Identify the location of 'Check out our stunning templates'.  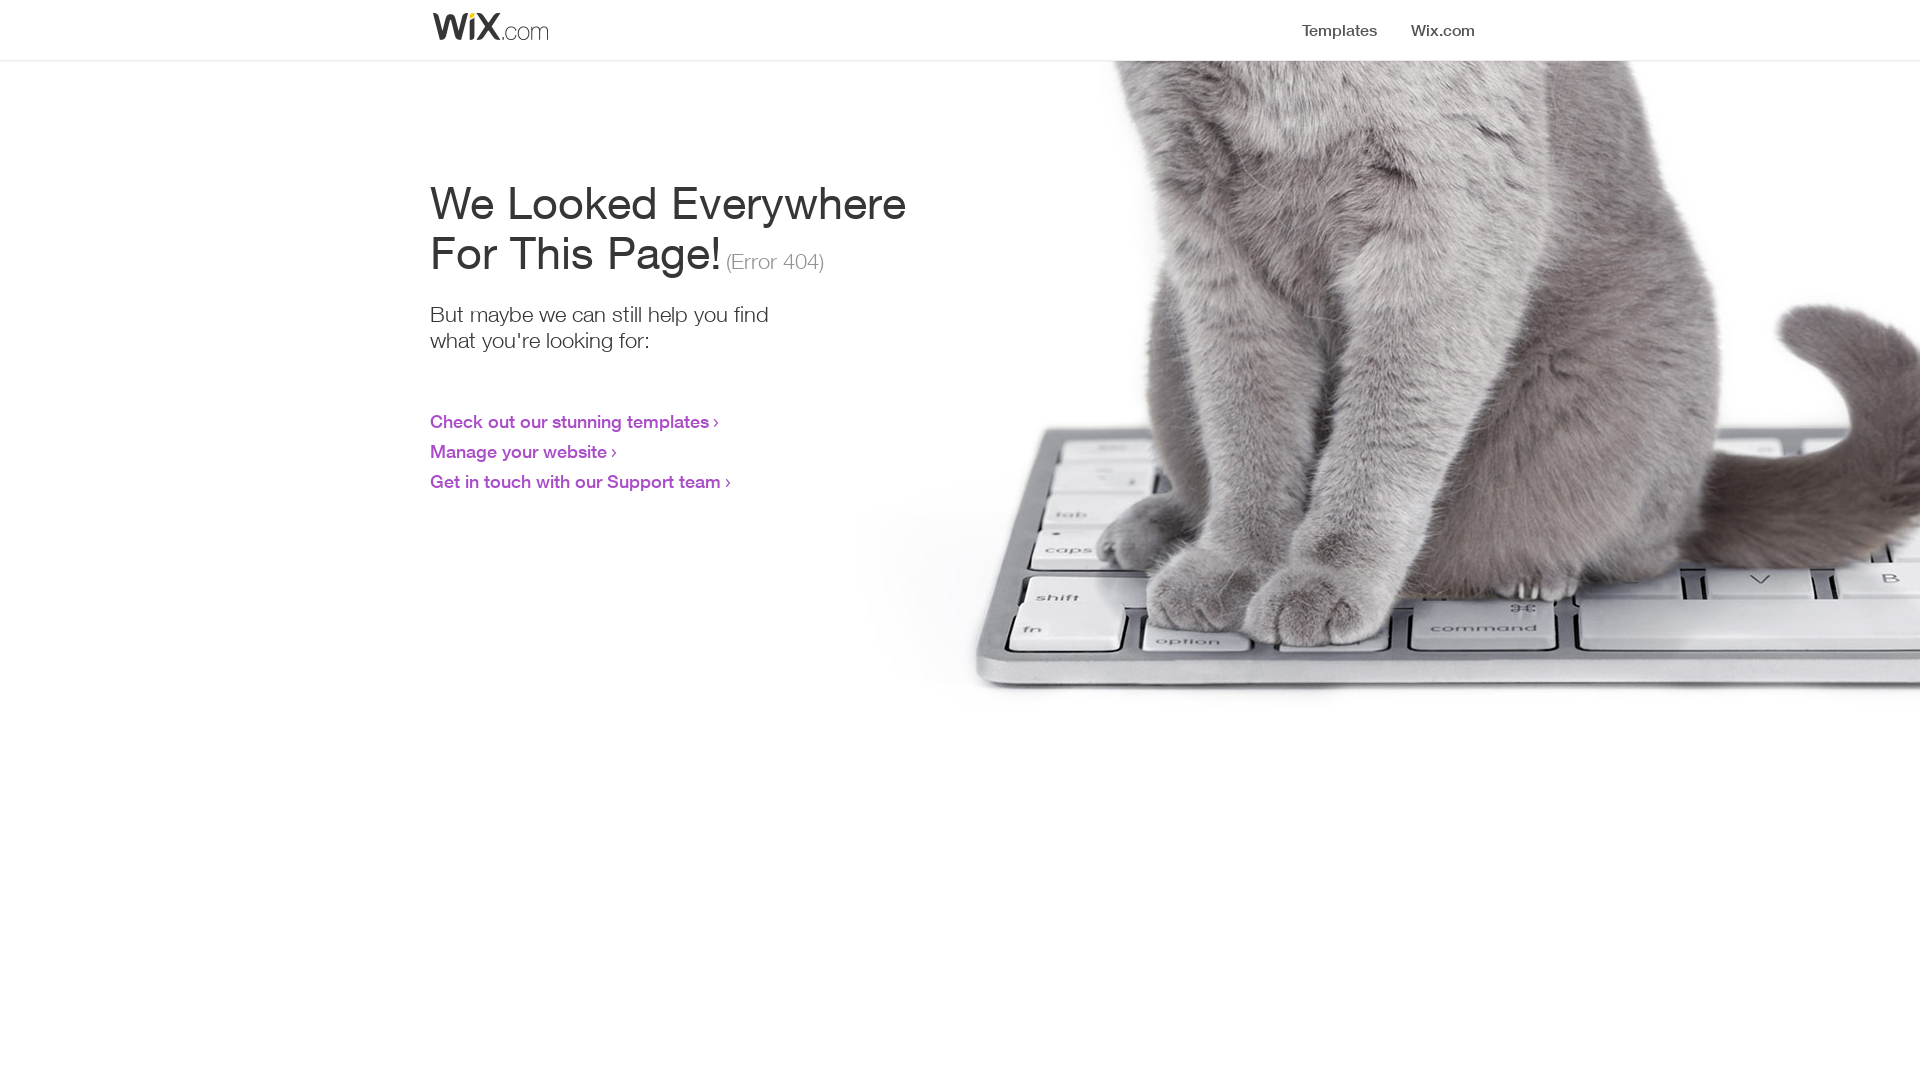
(568, 419).